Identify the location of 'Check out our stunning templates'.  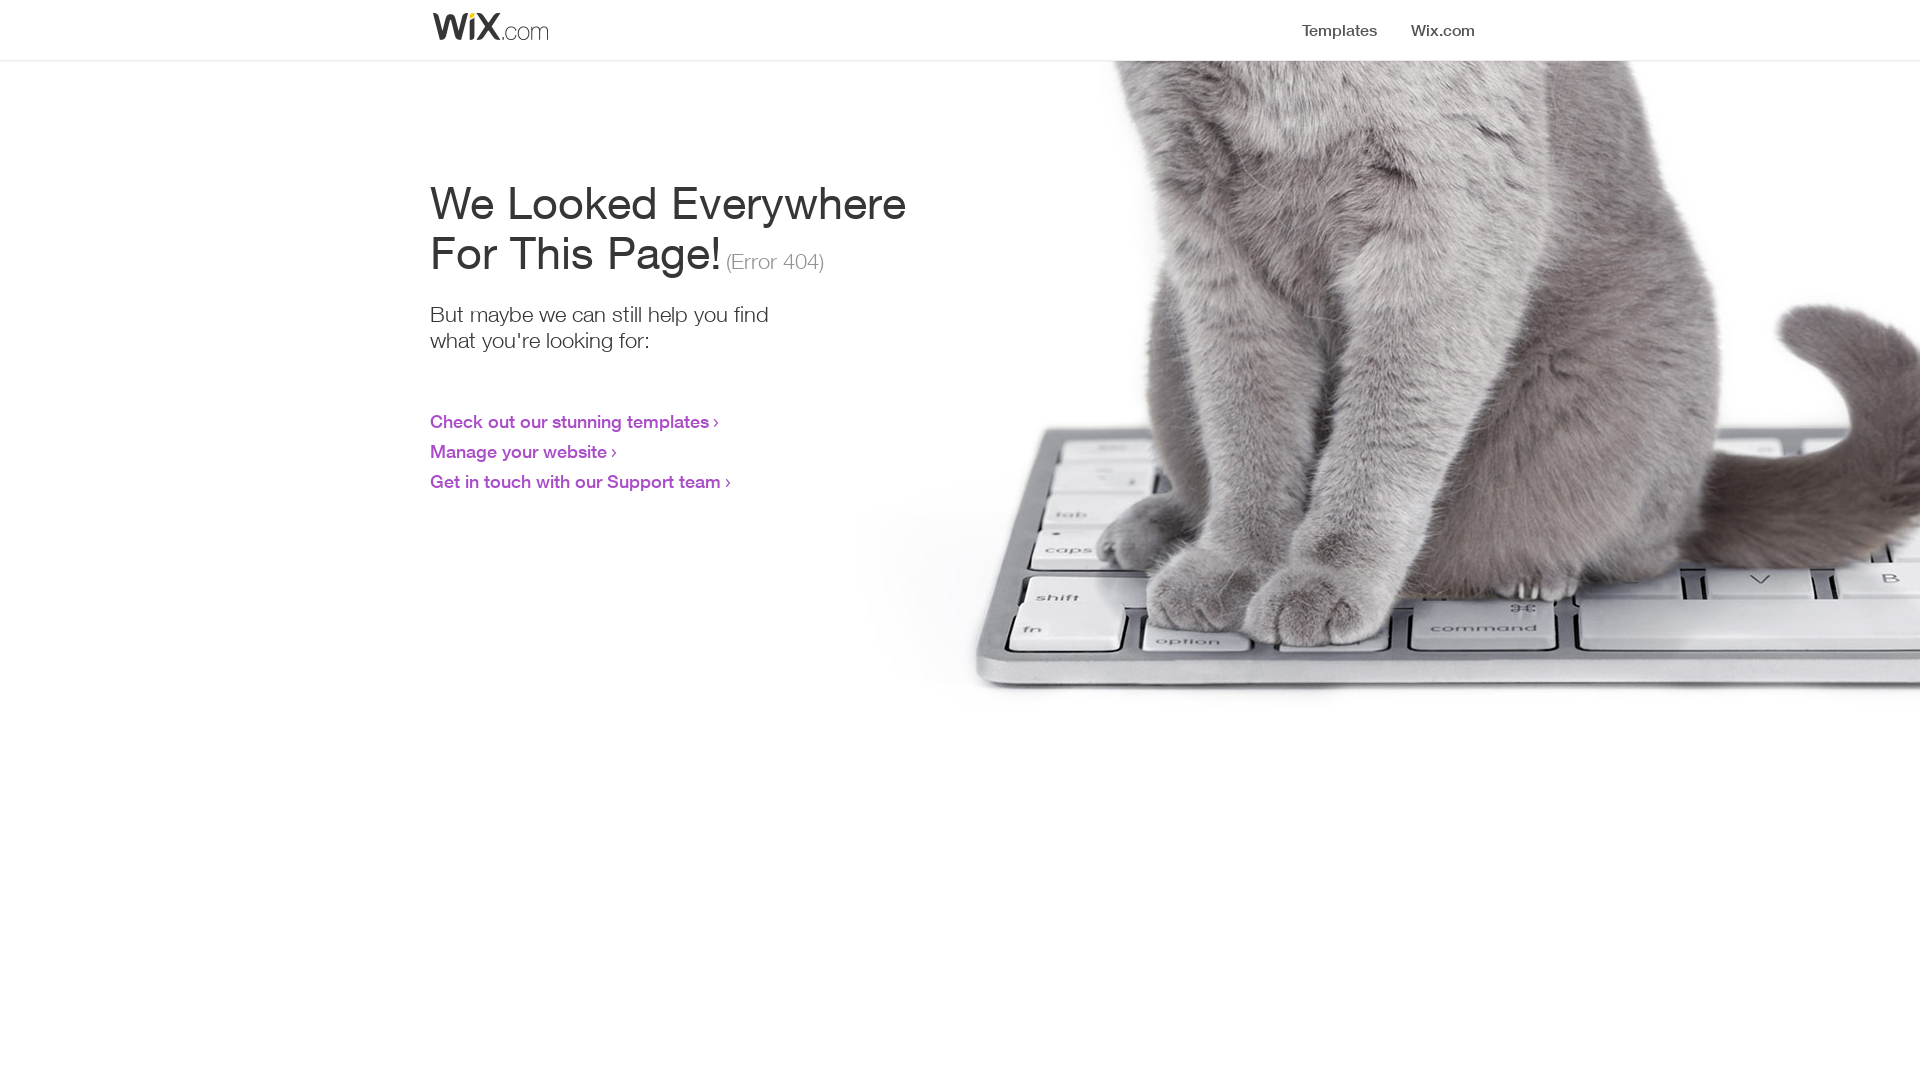
(568, 419).